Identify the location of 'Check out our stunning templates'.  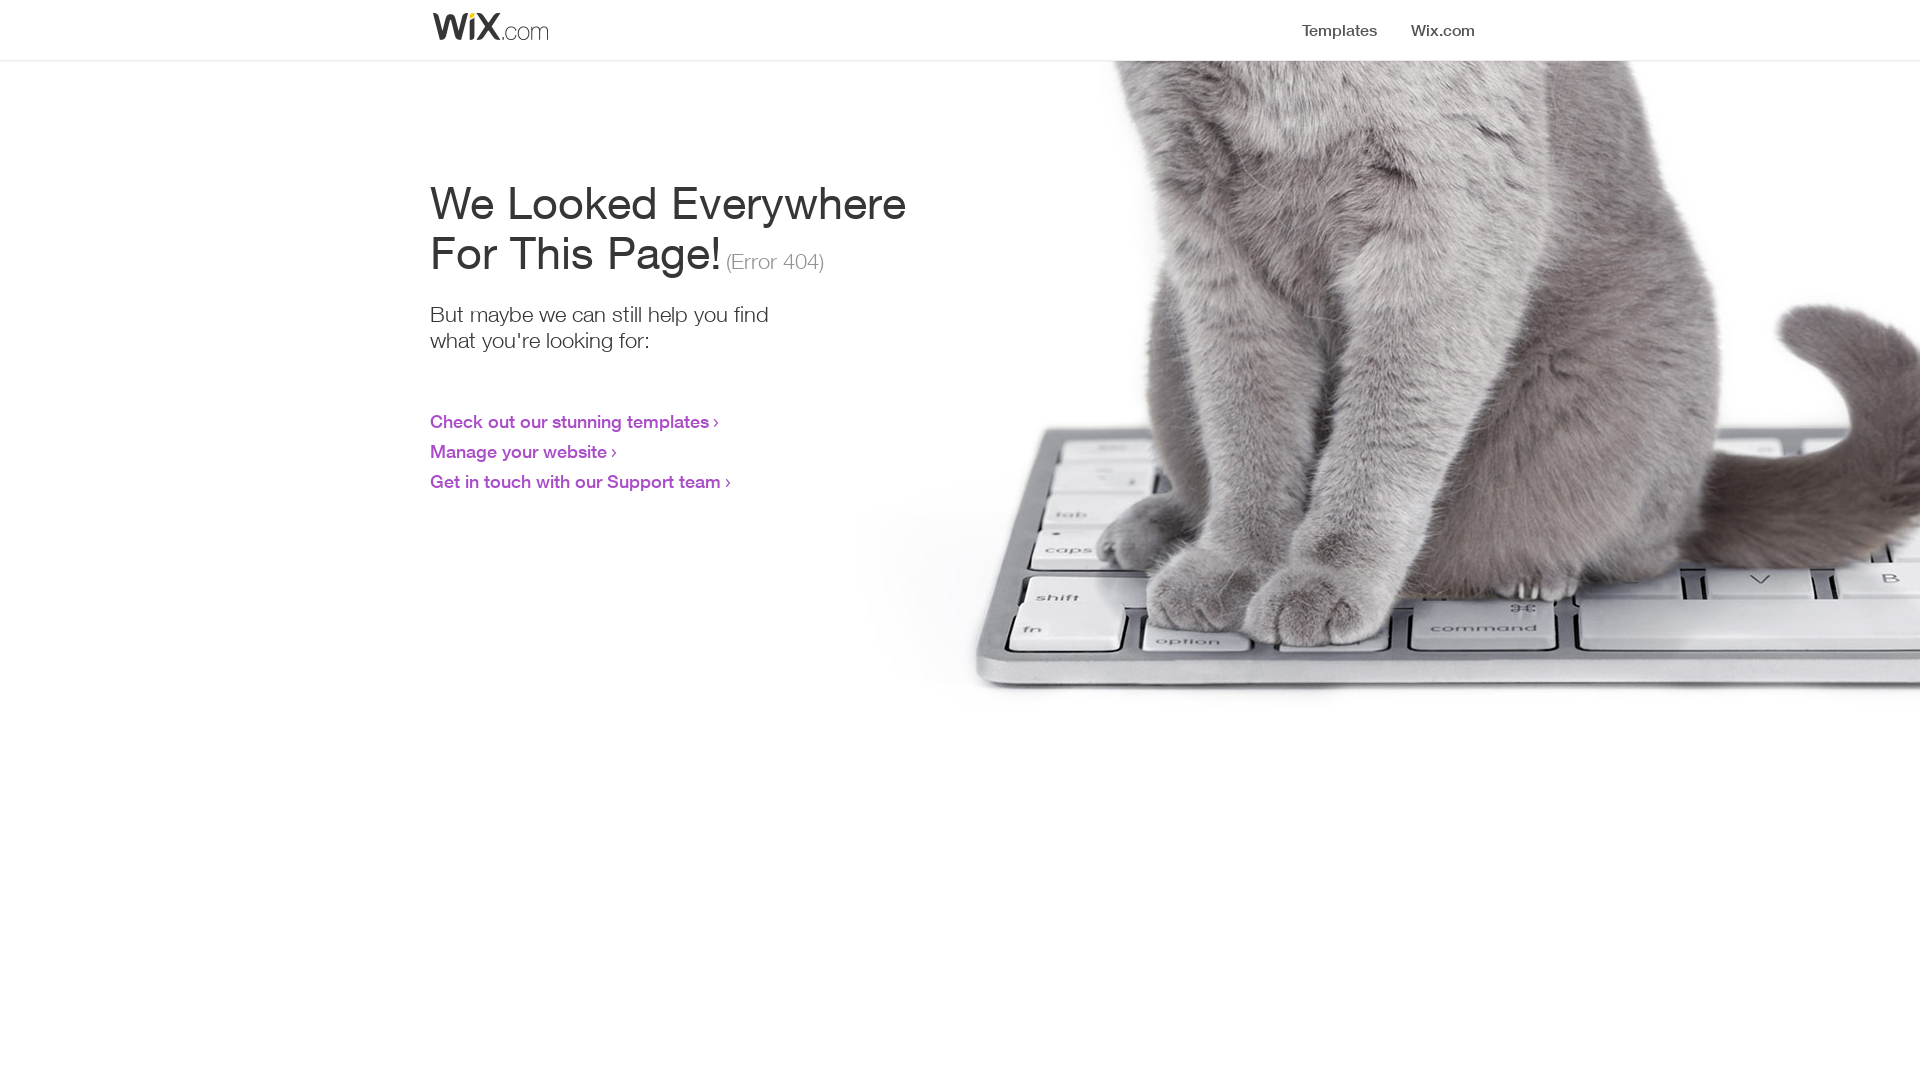
(568, 419).